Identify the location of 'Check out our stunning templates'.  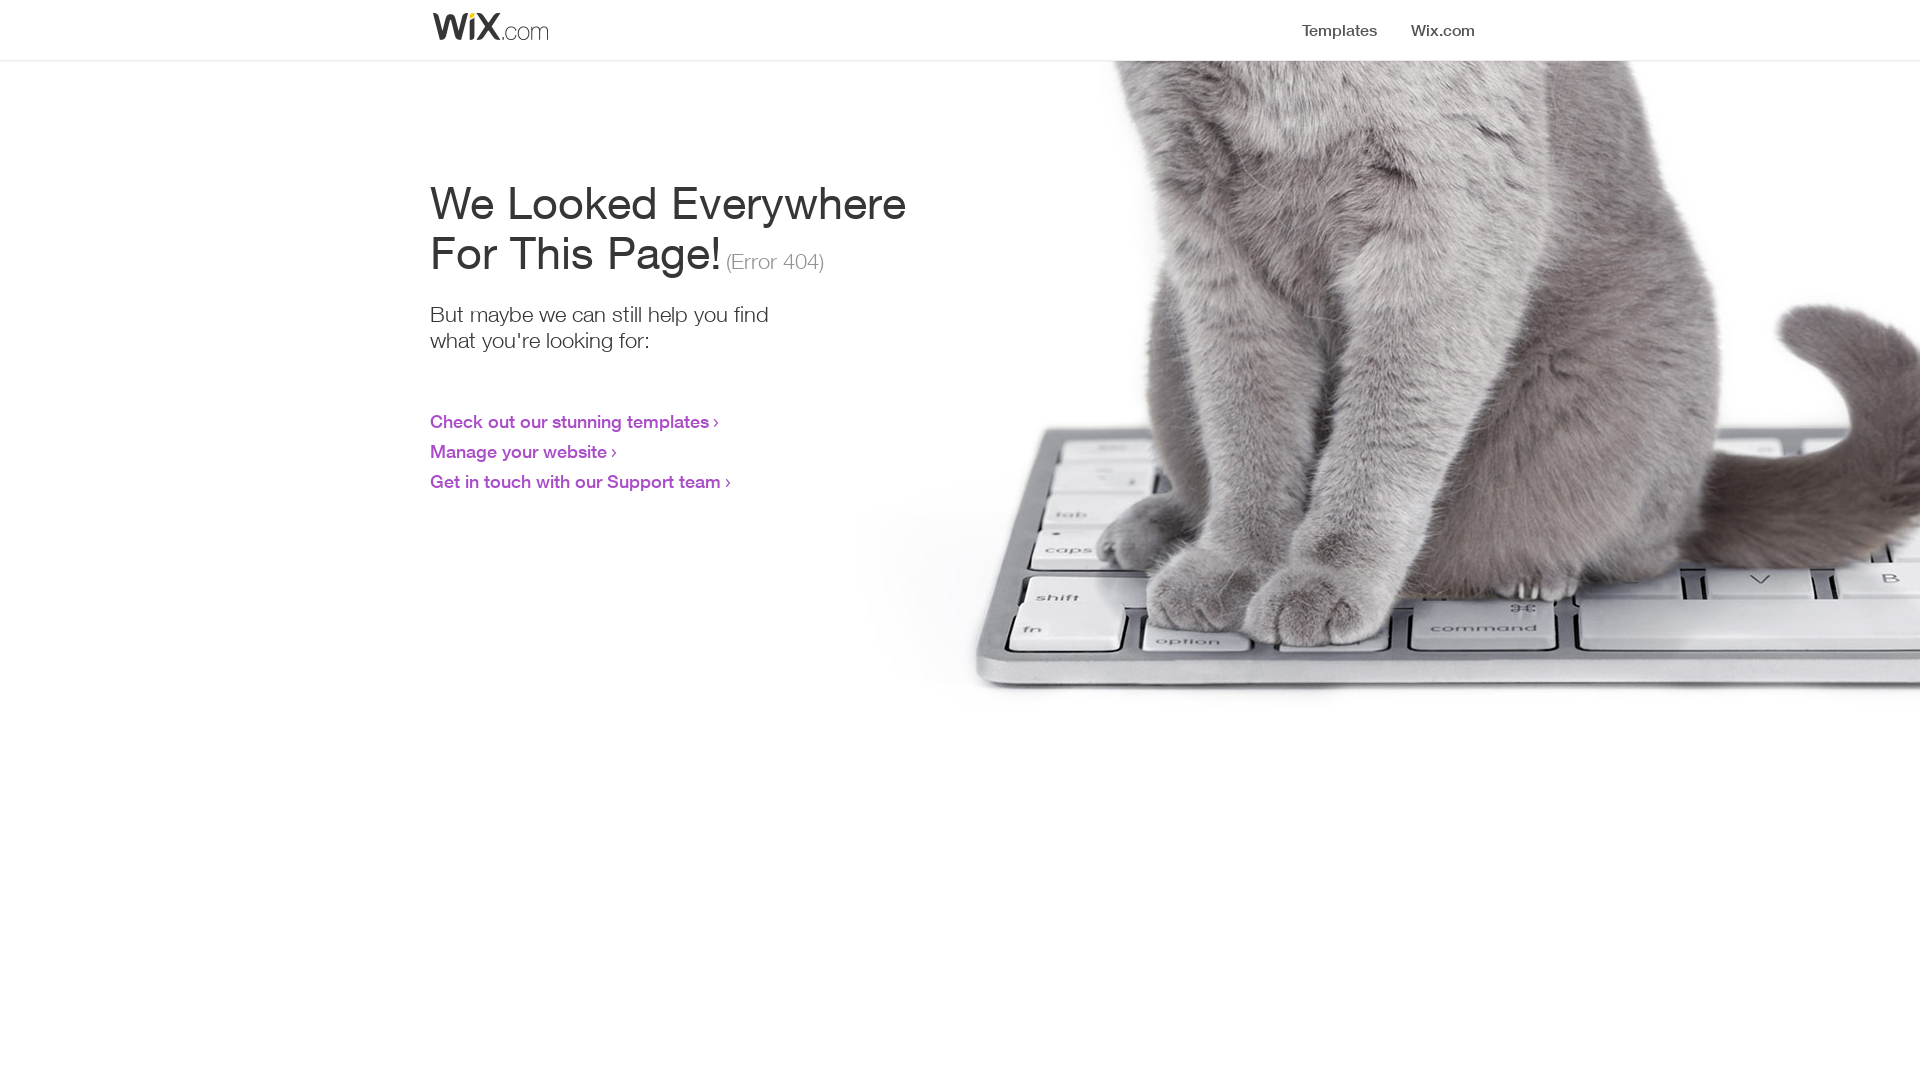
(568, 419).